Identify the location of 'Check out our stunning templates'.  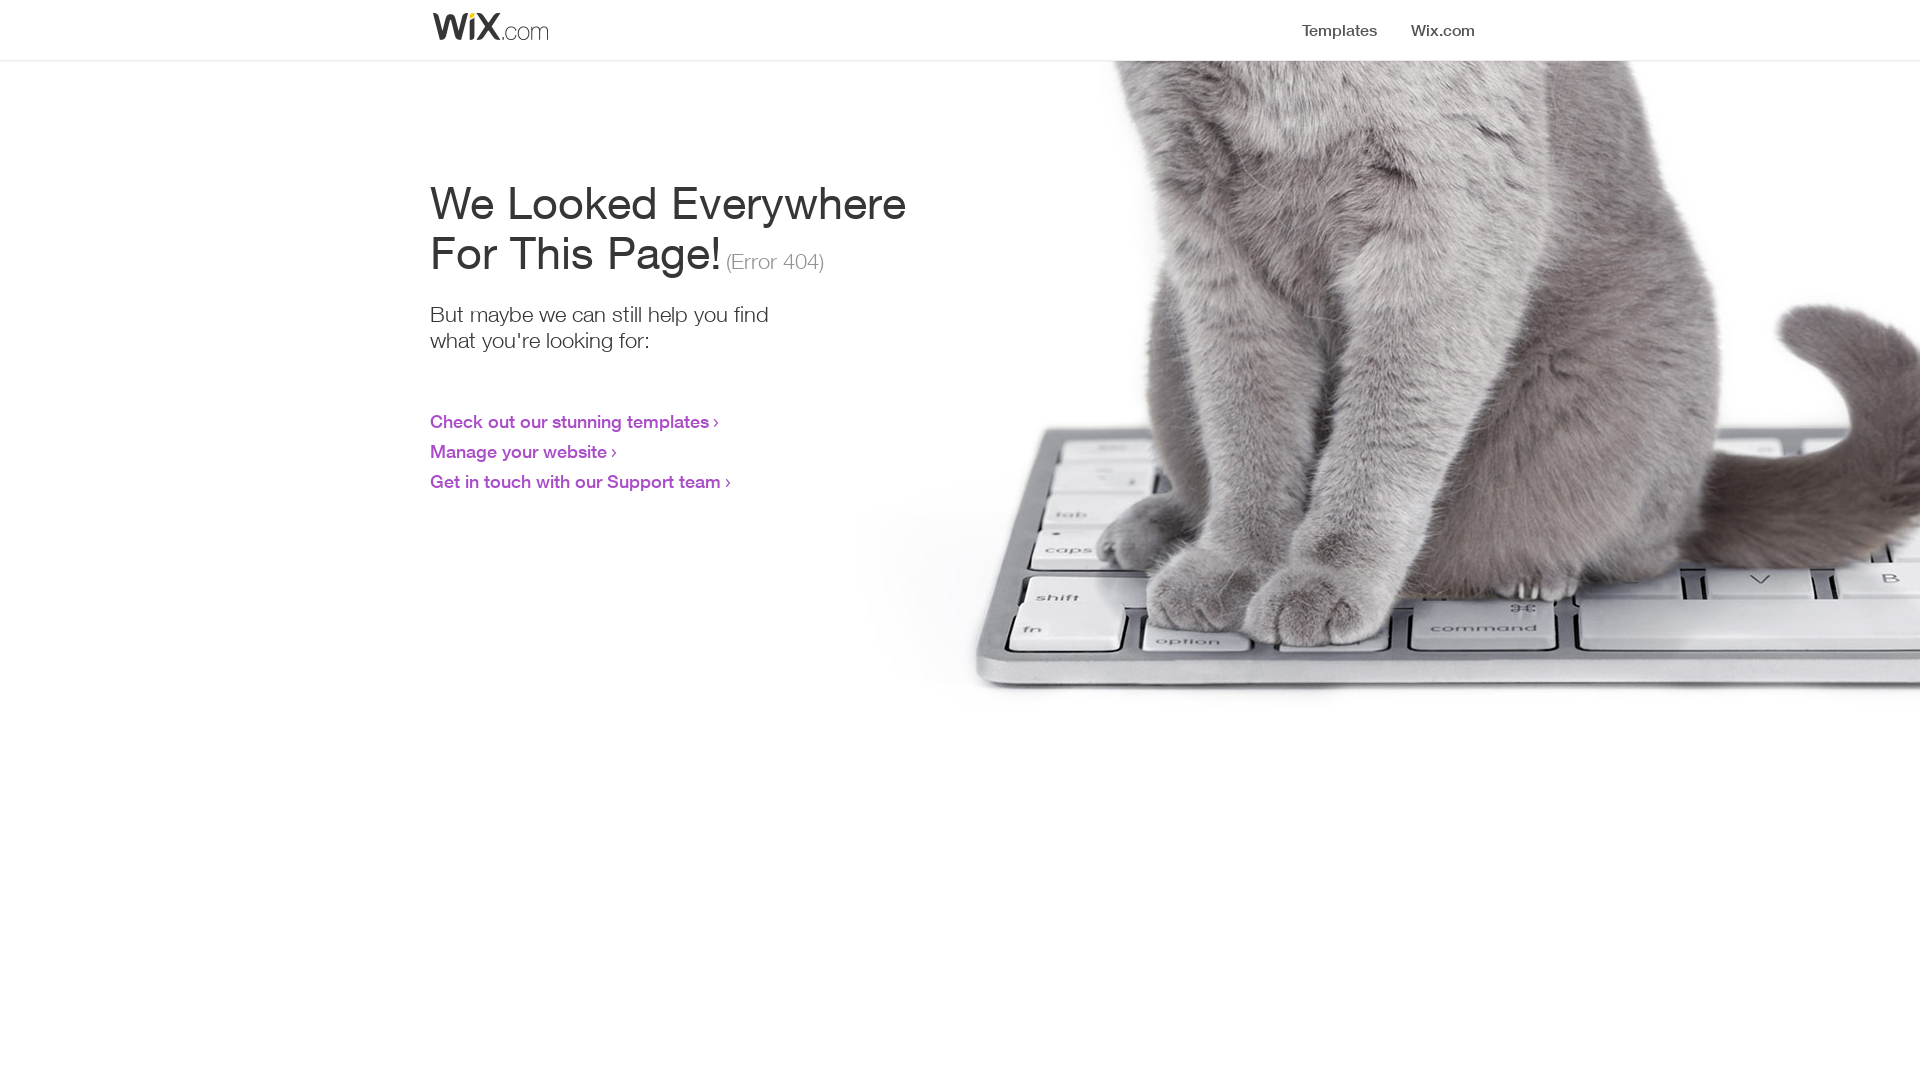
(568, 419).